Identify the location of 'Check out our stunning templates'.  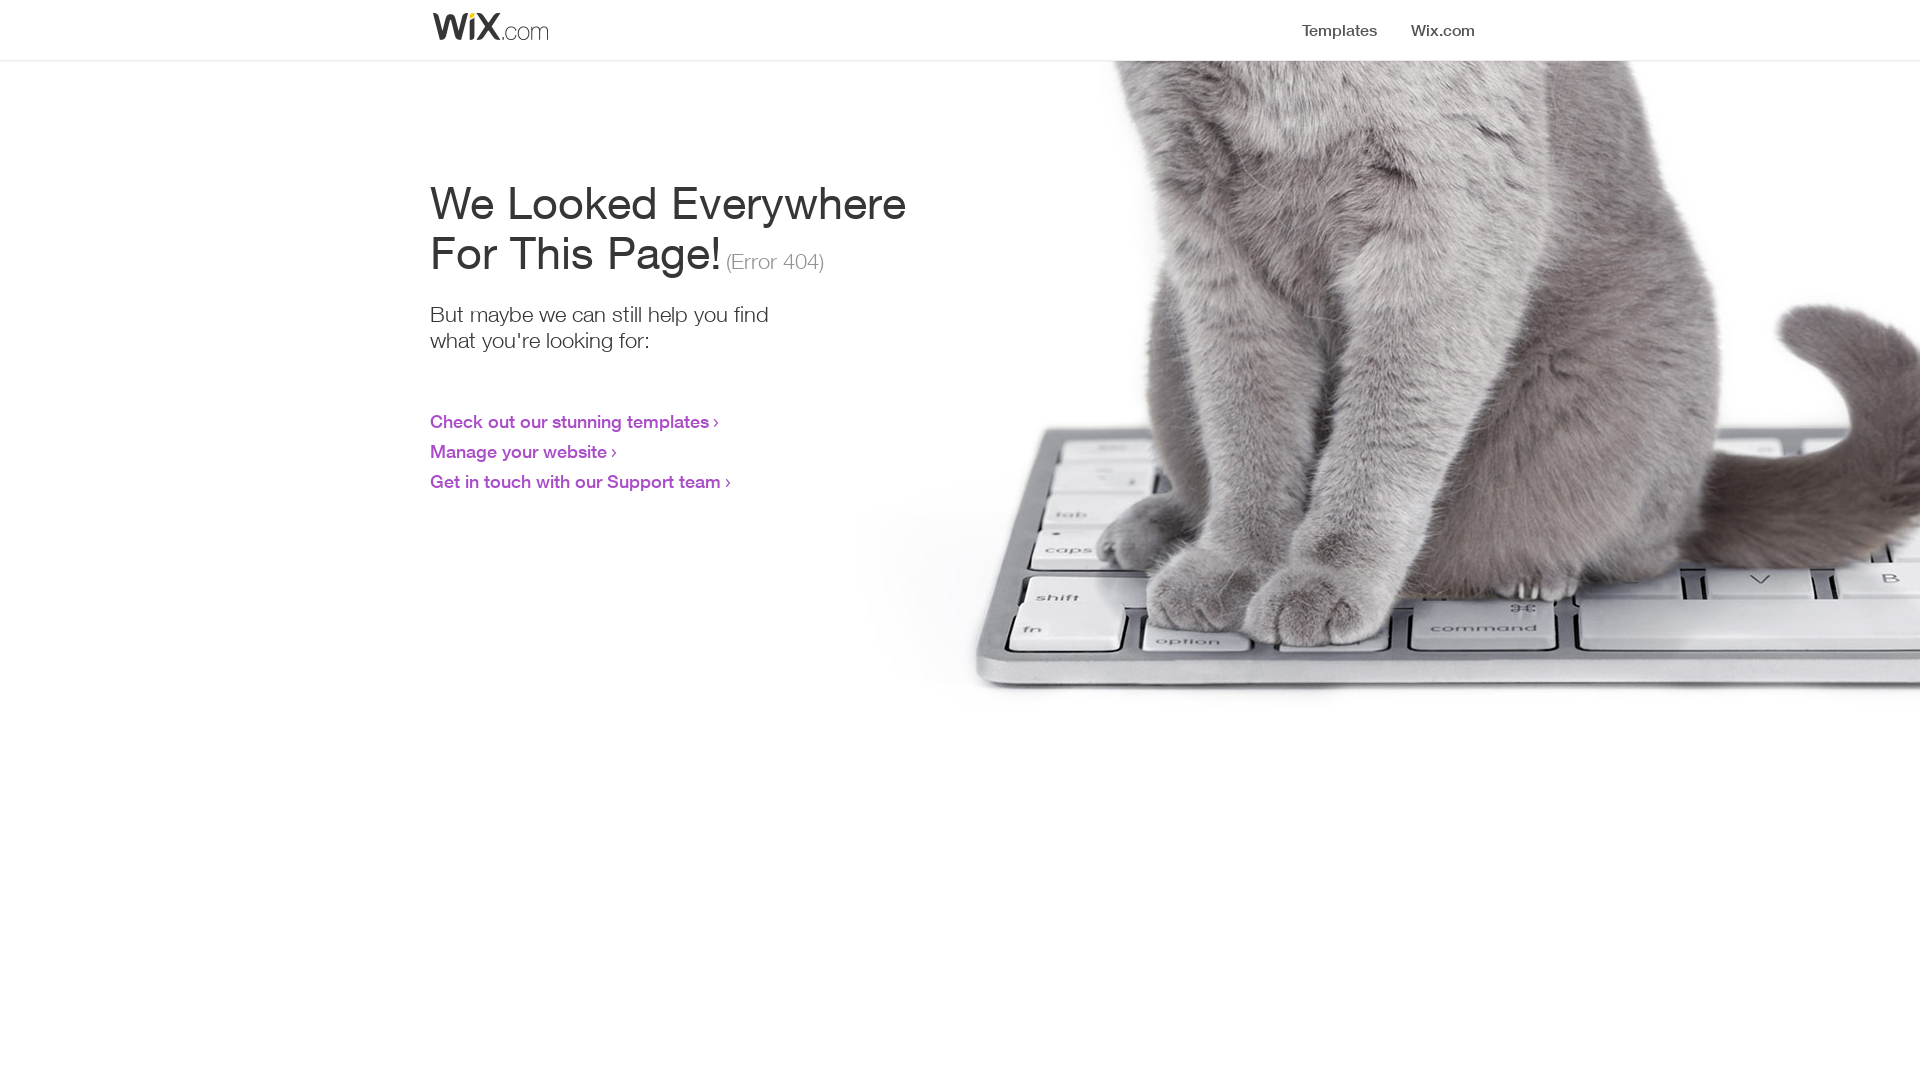
(568, 419).